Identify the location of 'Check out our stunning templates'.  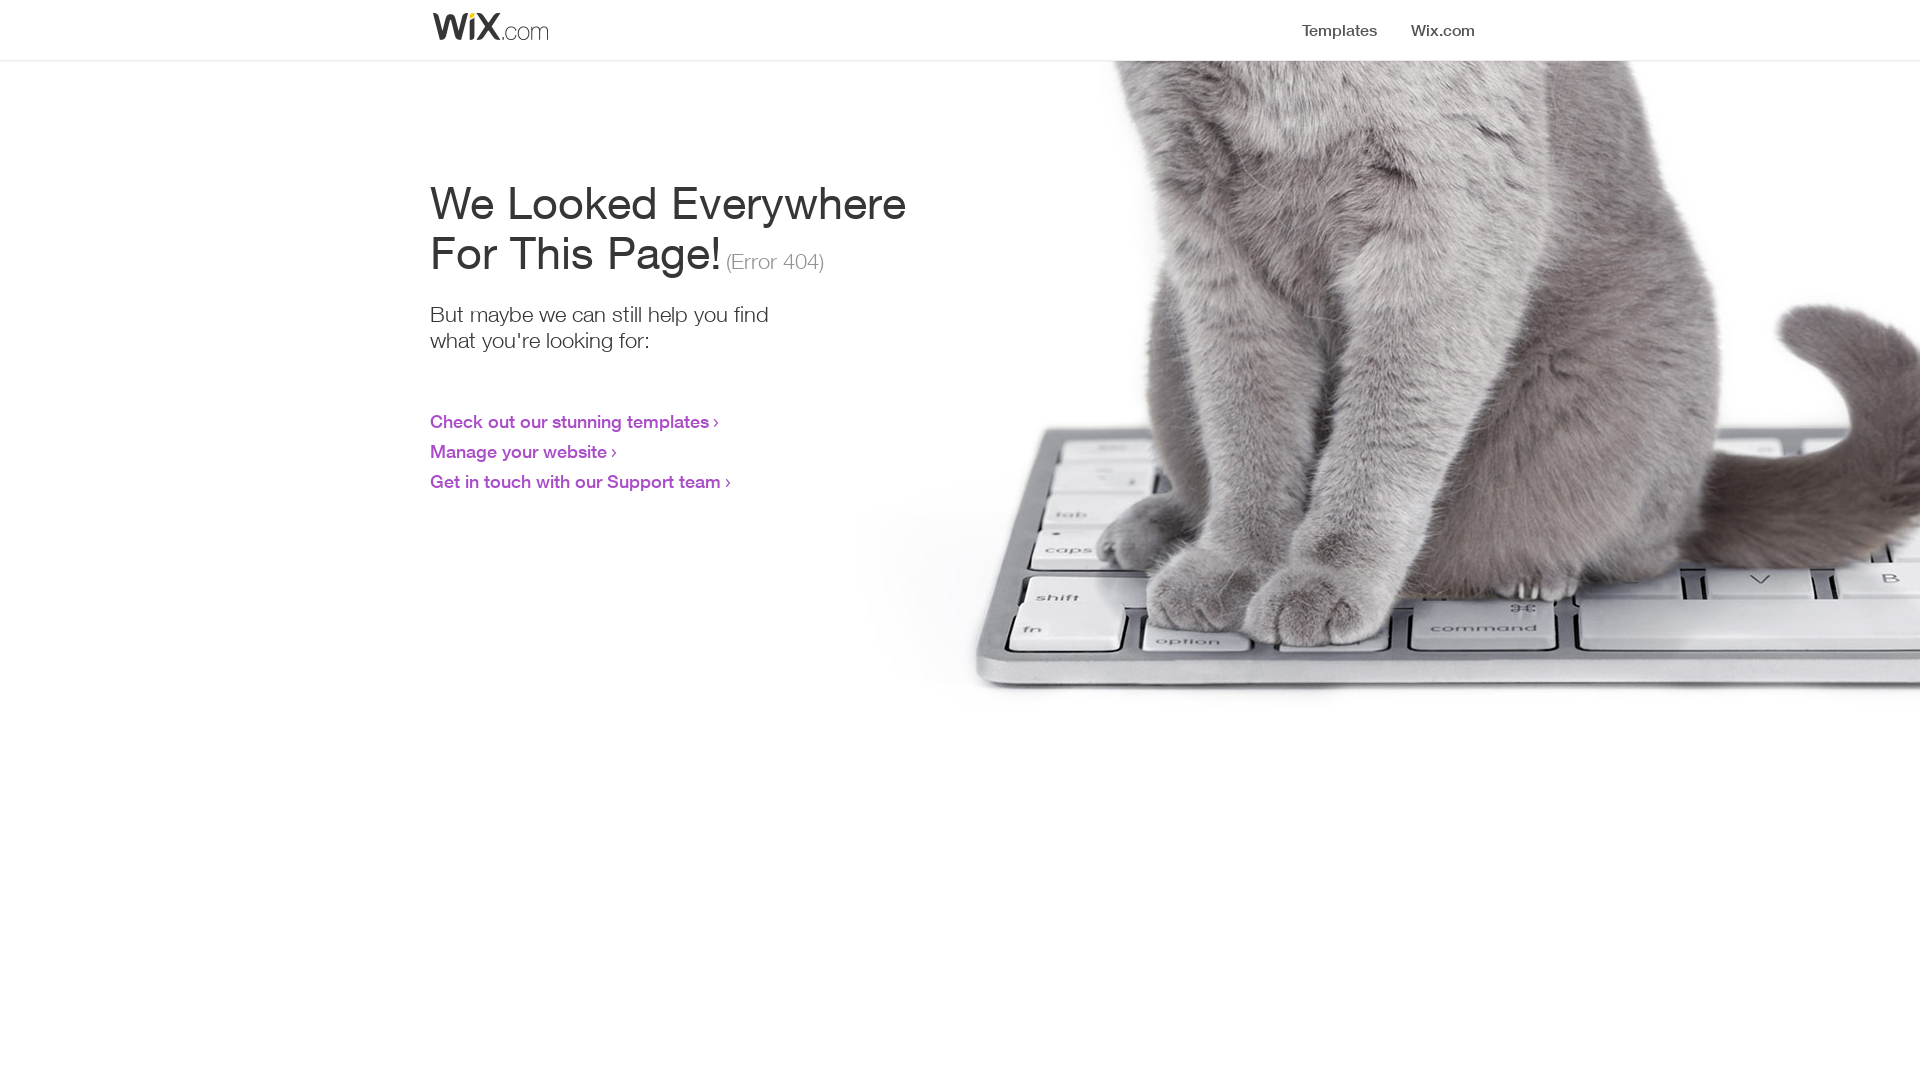
(568, 419).